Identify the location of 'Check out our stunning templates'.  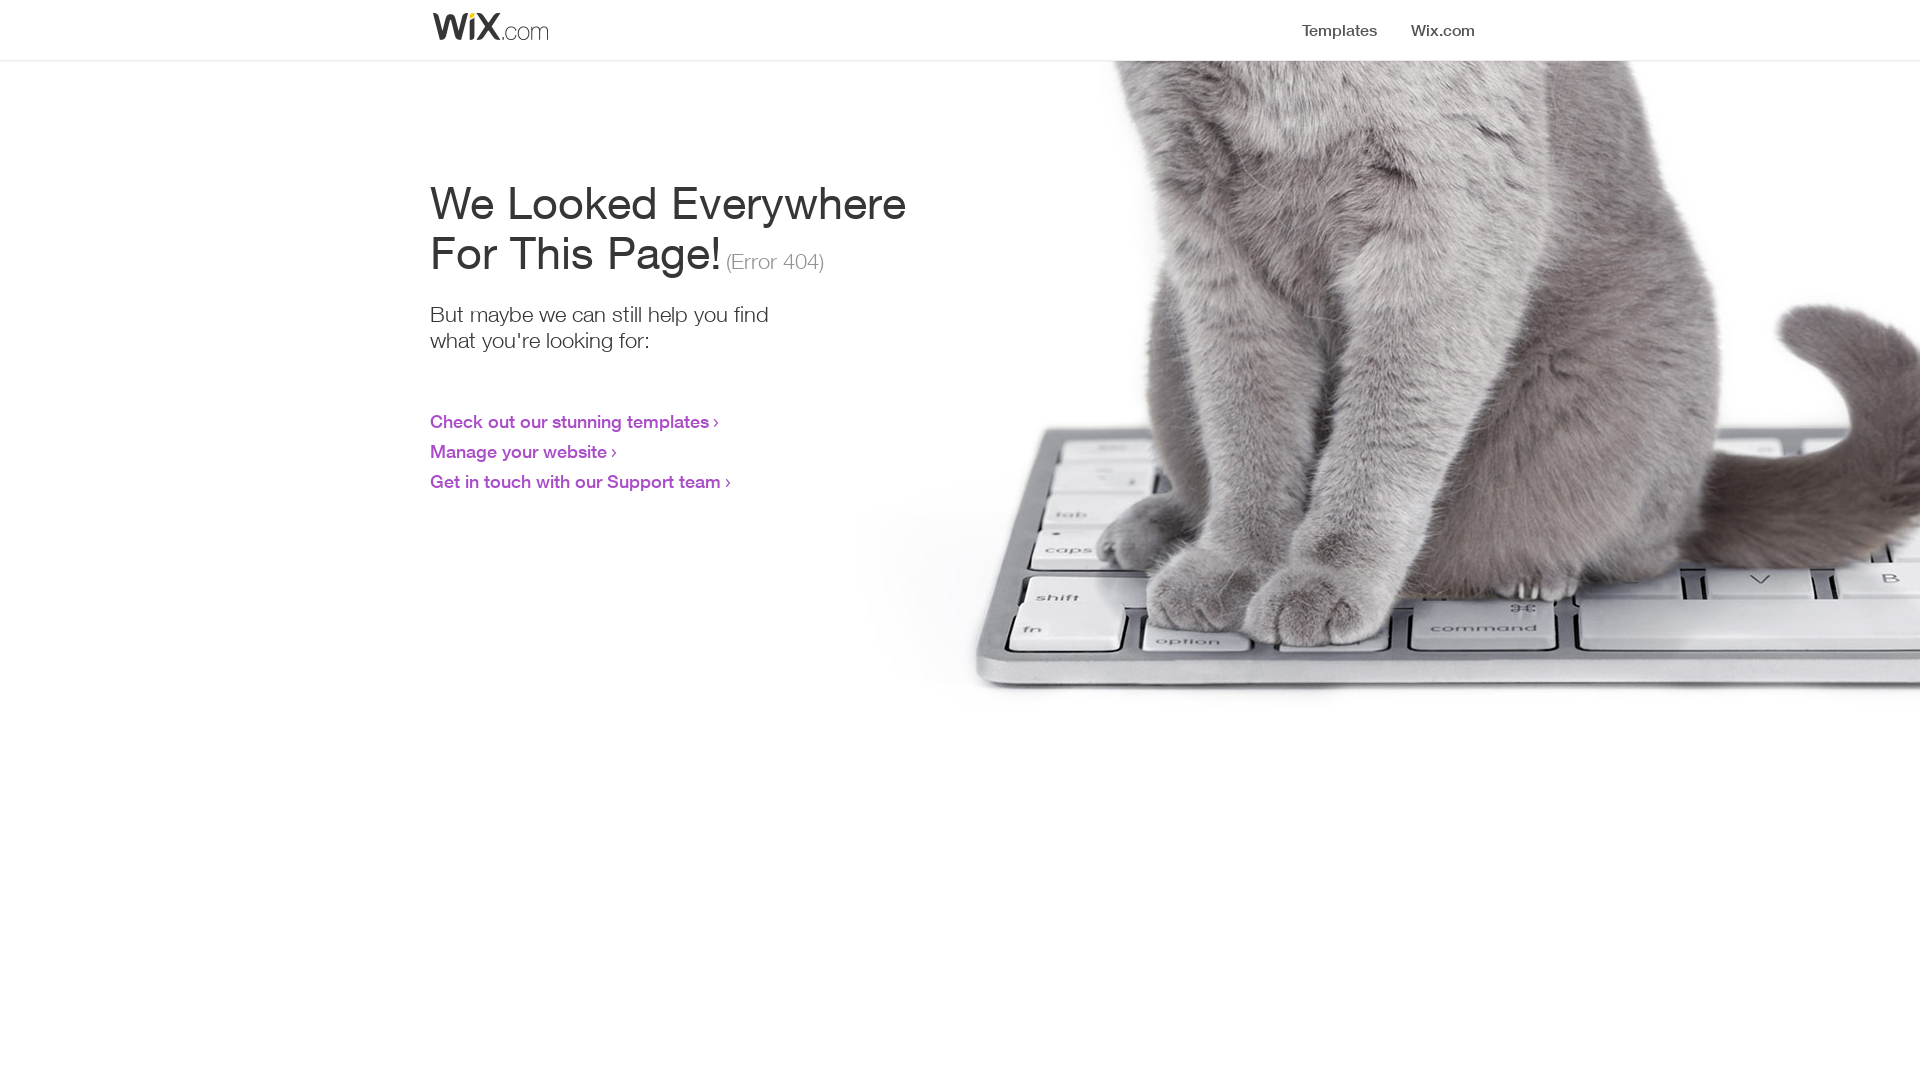
(568, 419).